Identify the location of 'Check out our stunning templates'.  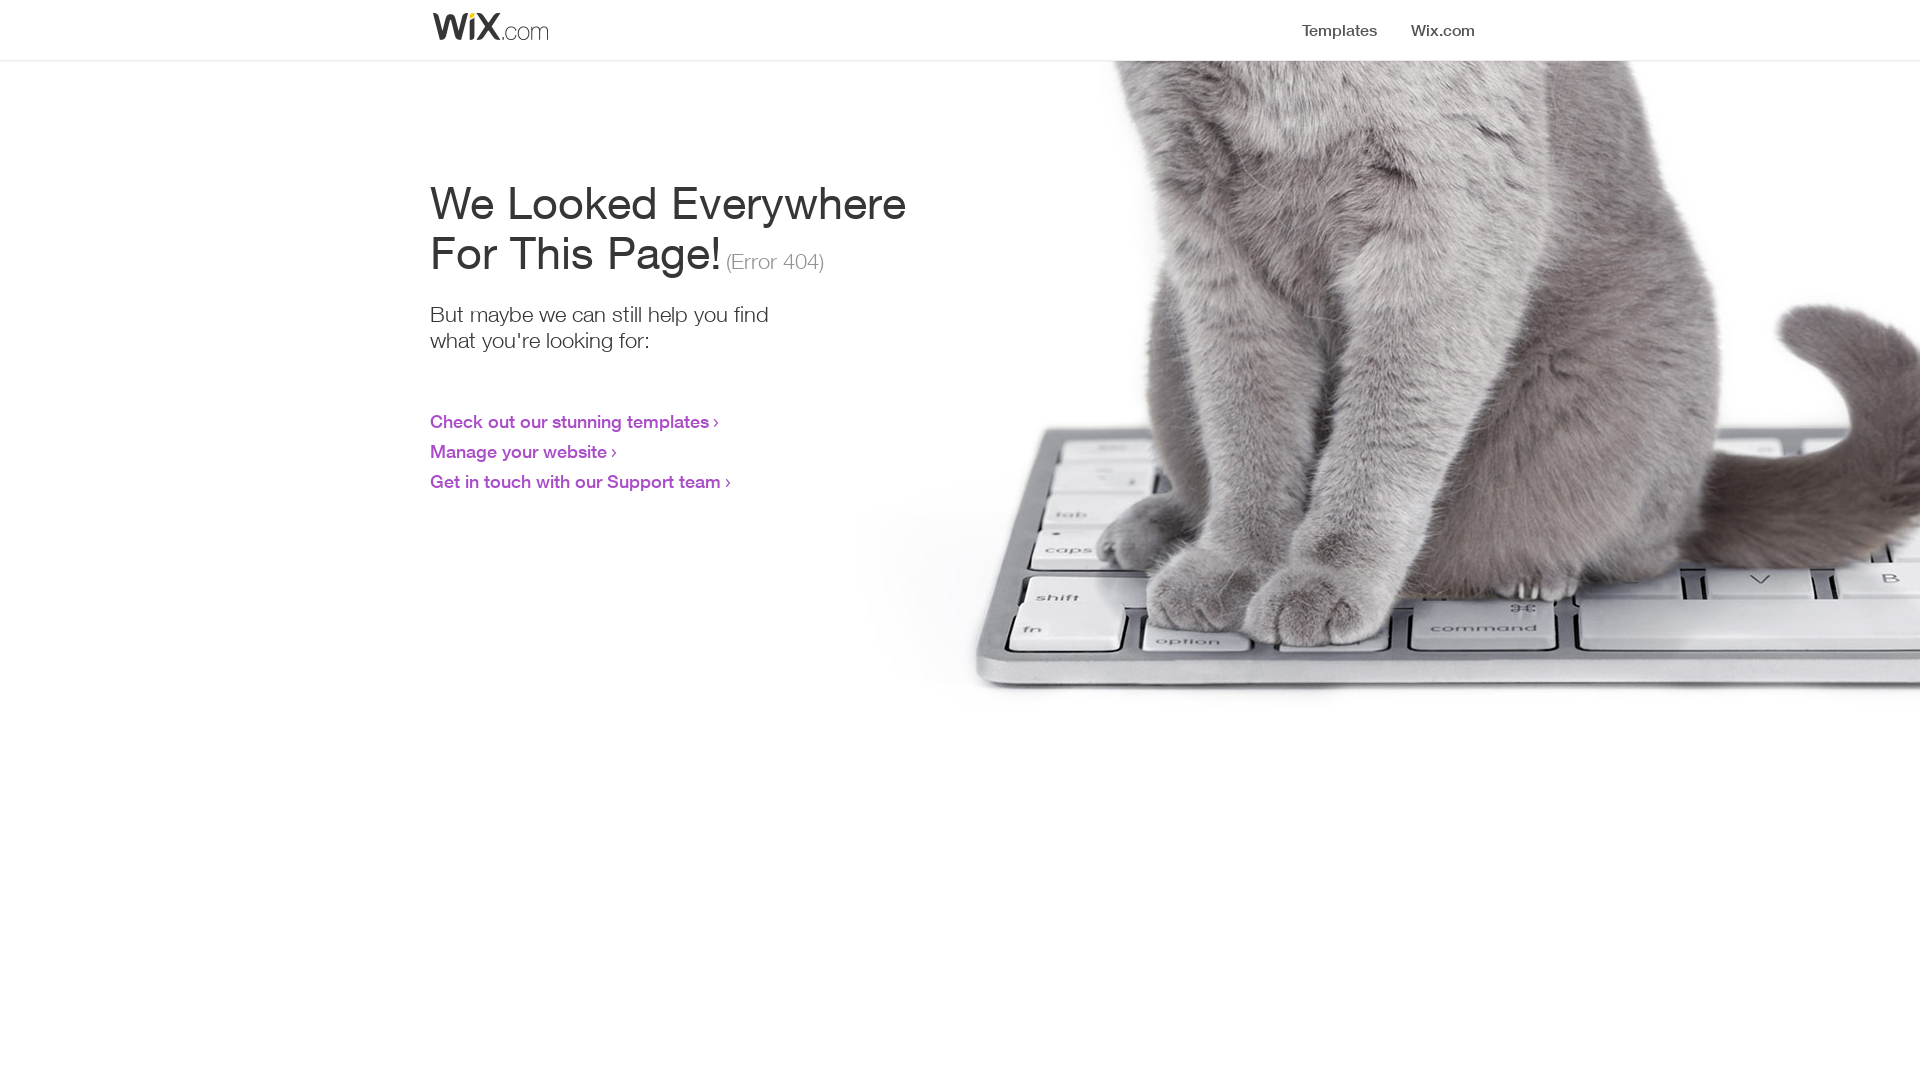
(568, 419).